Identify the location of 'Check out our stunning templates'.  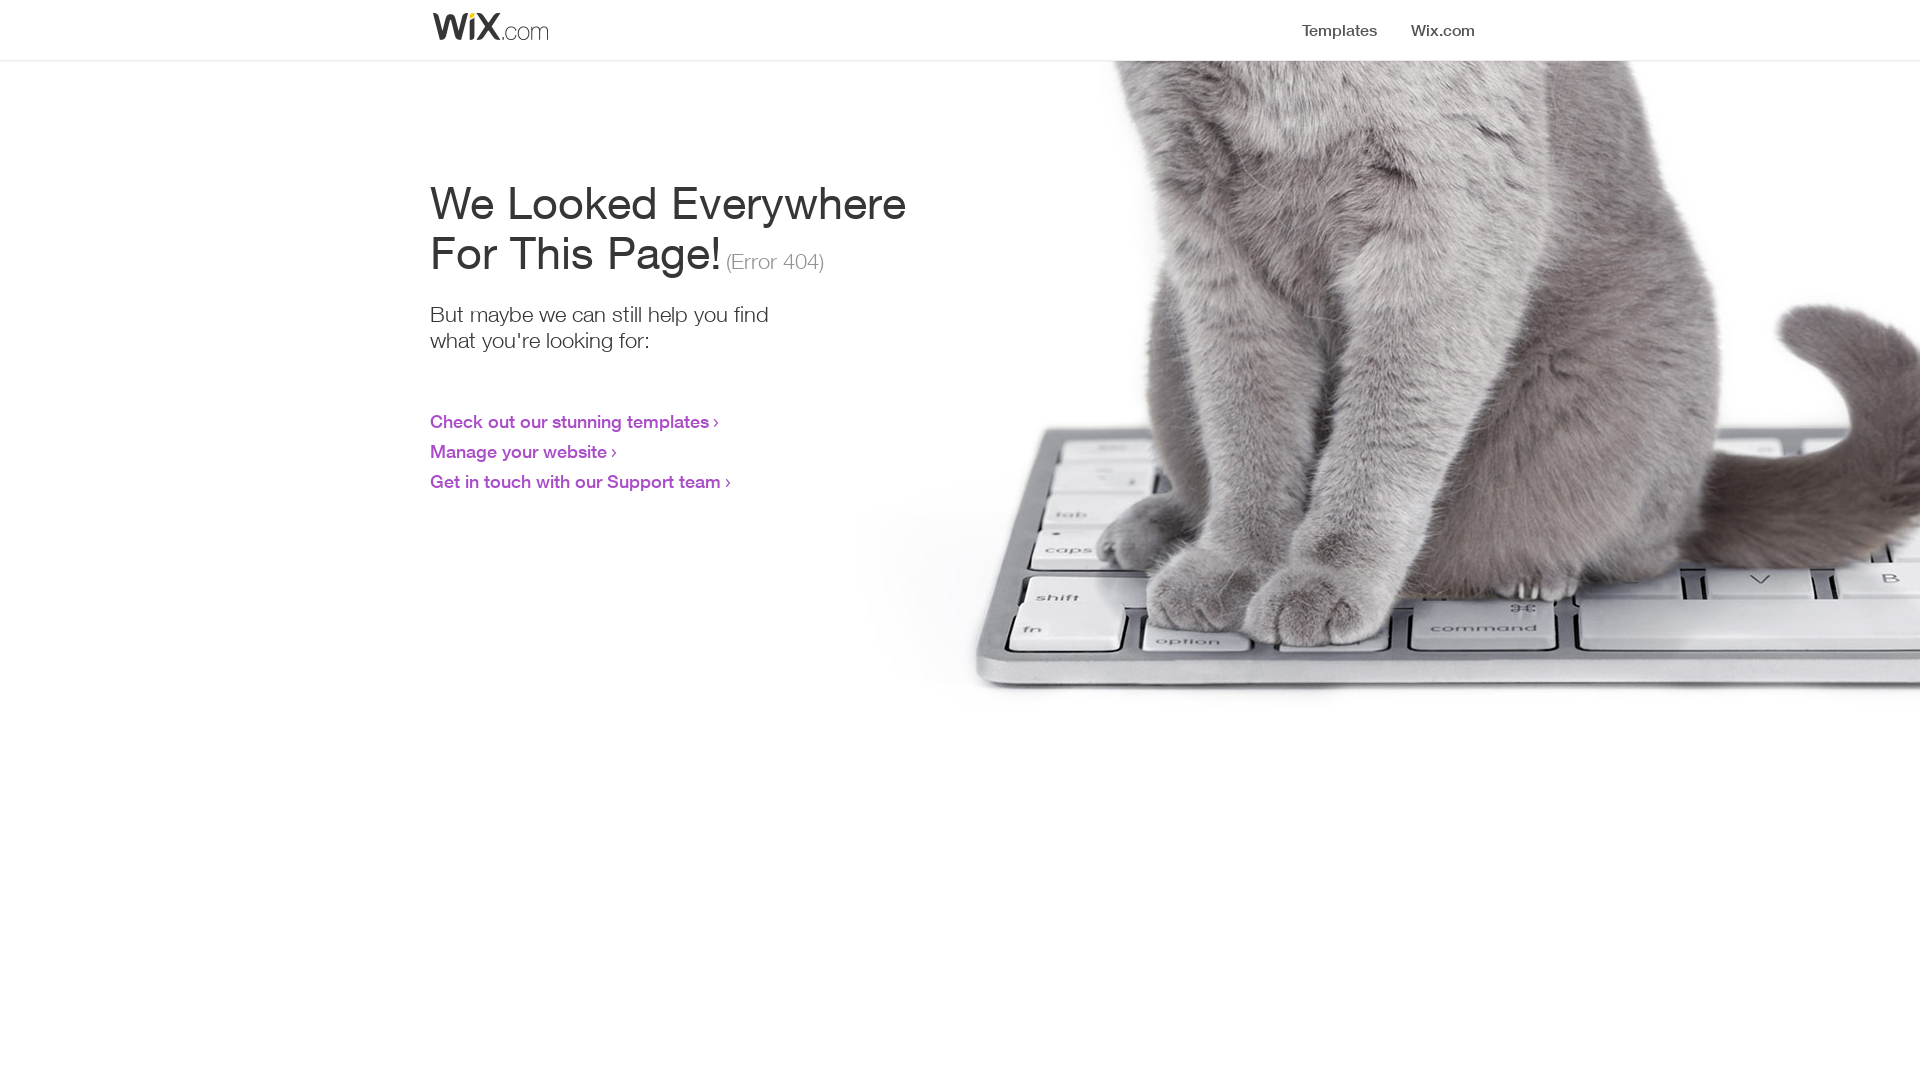
(568, 419).